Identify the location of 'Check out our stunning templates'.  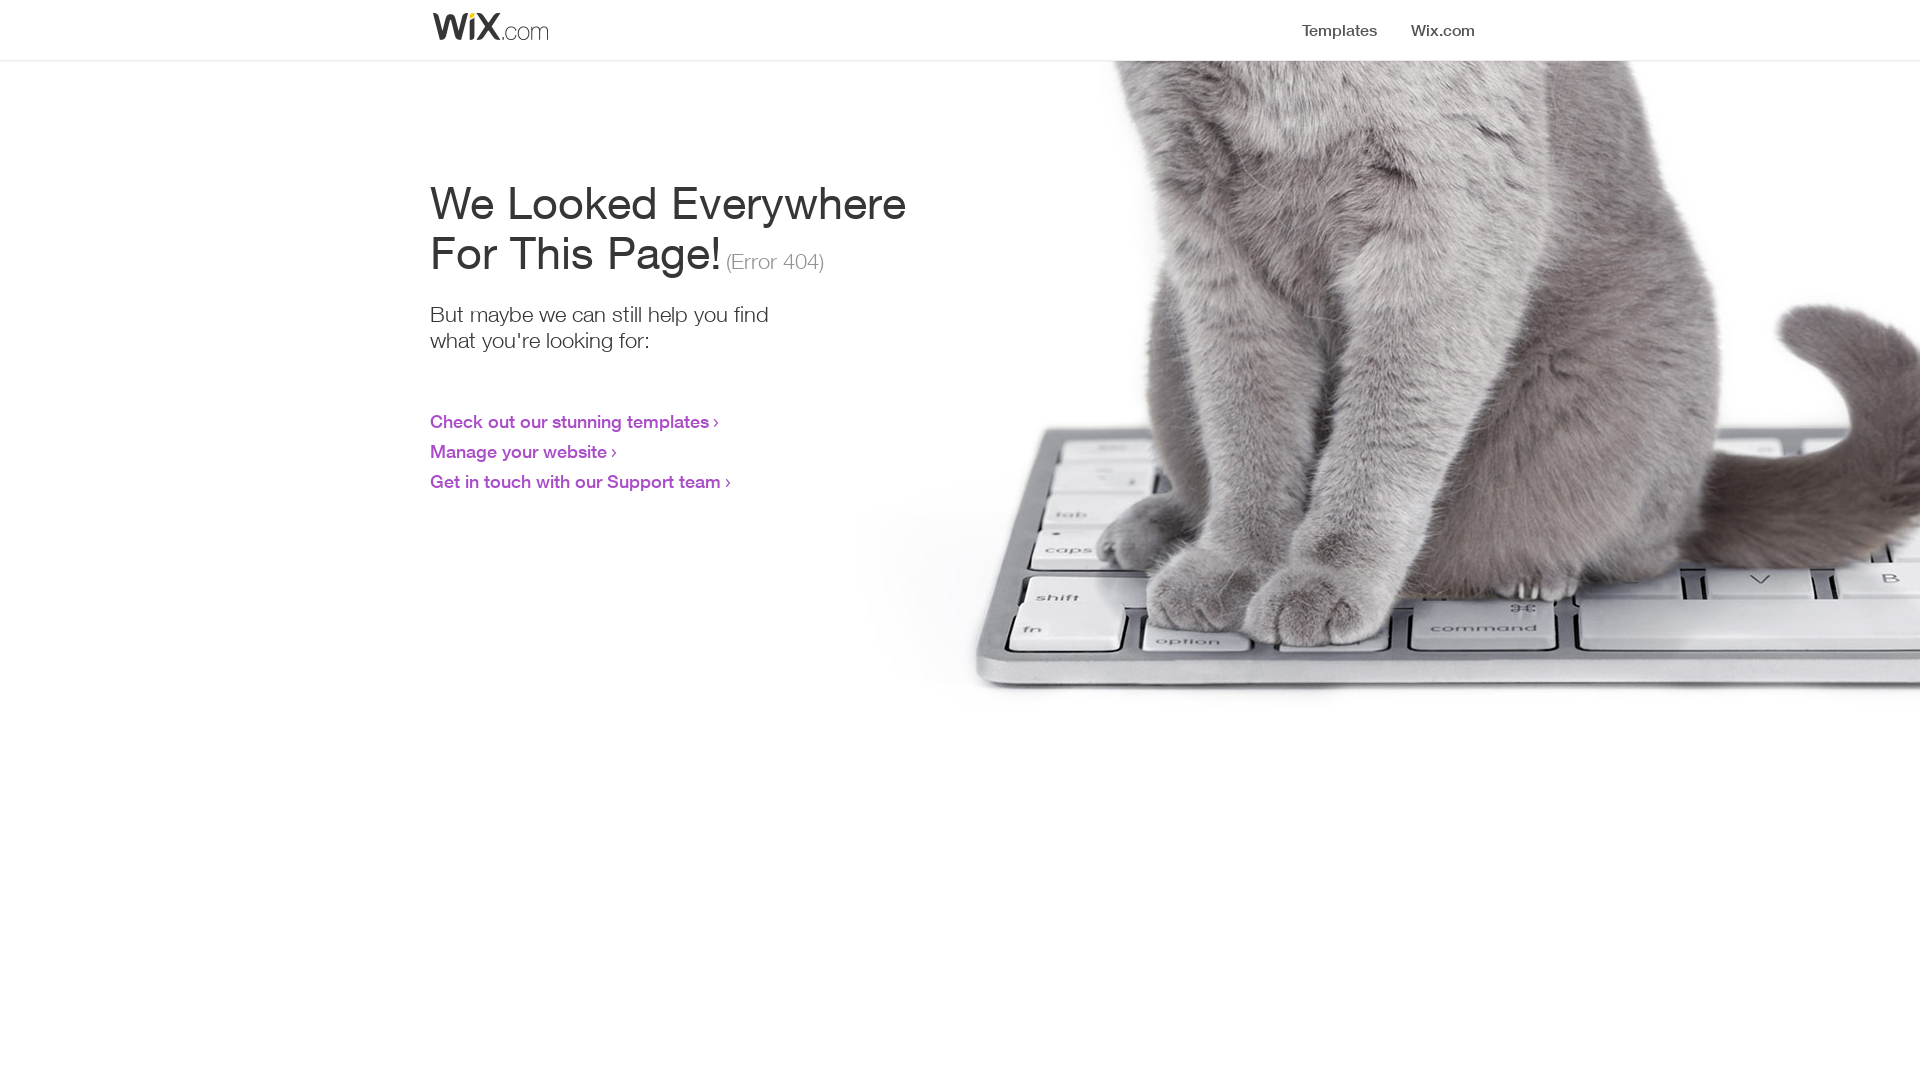
(568, 419).